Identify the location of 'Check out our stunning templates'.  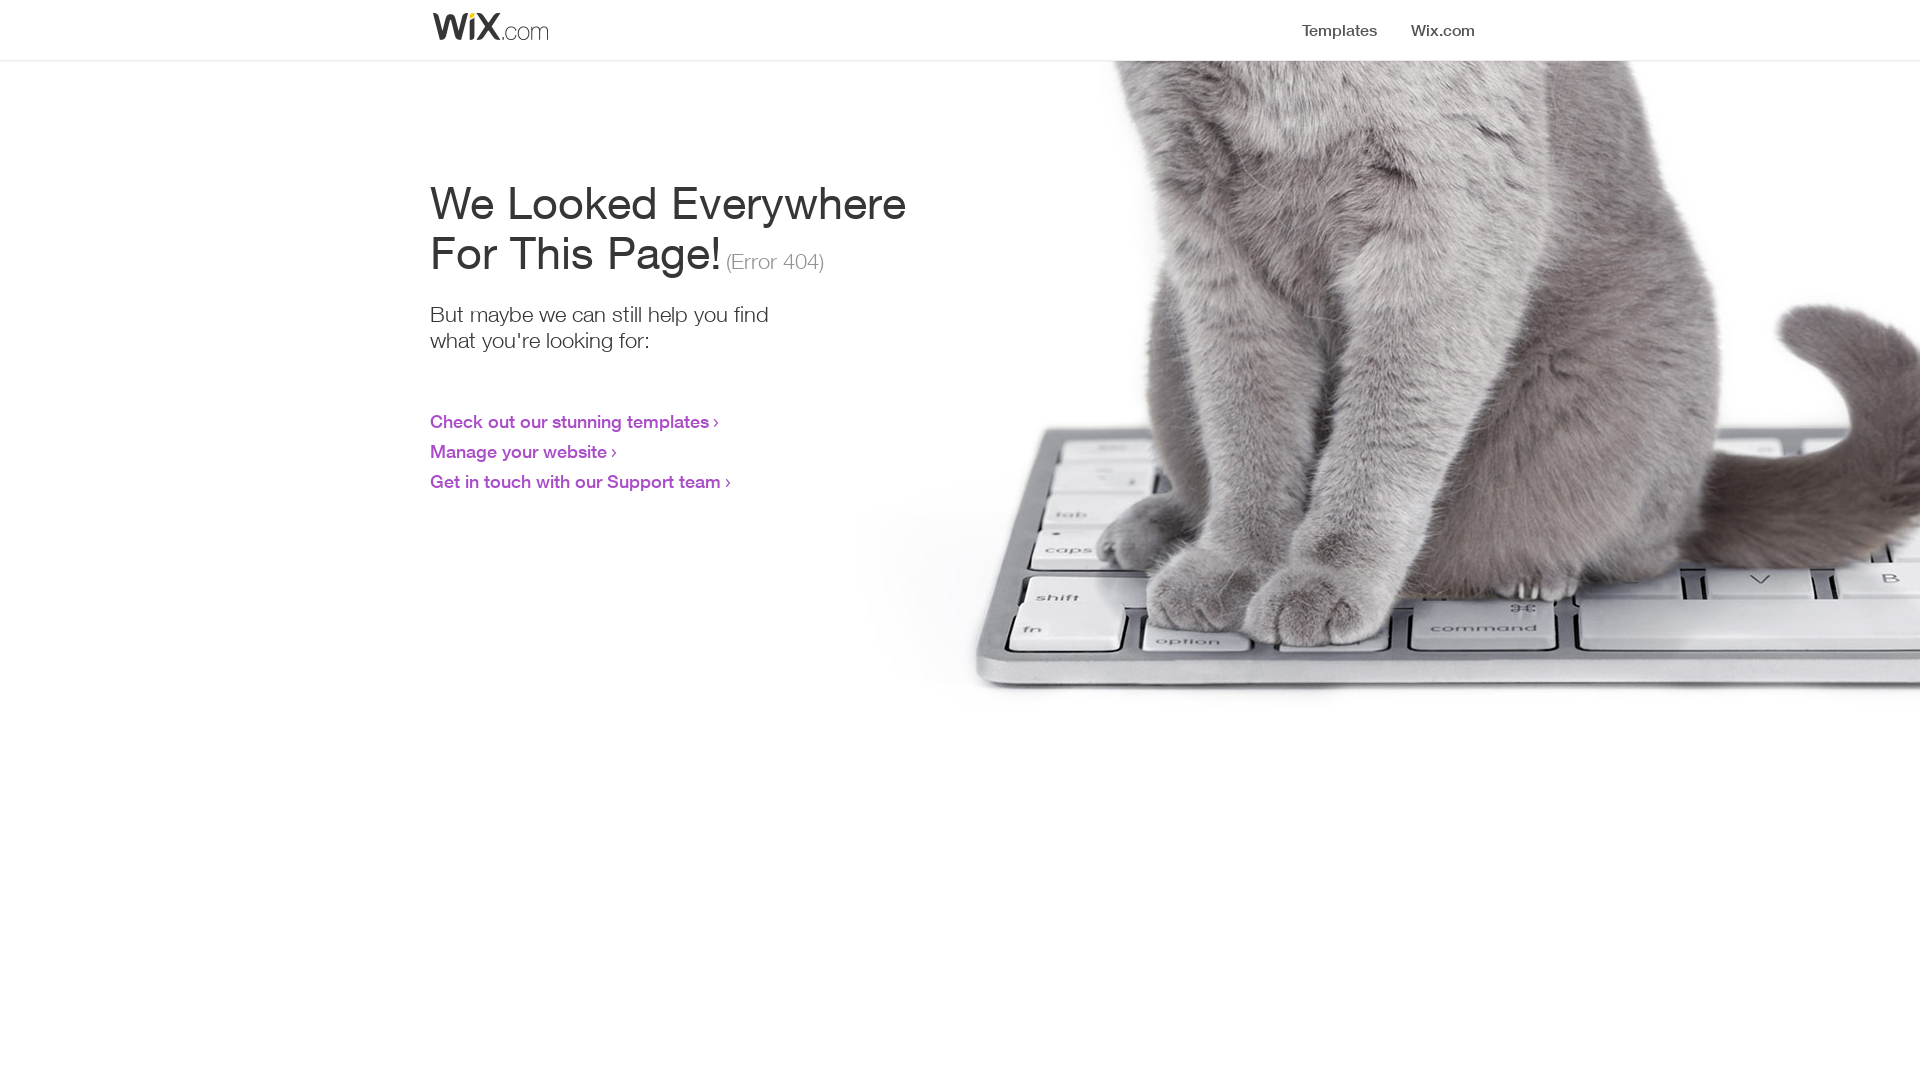
(568, 419).